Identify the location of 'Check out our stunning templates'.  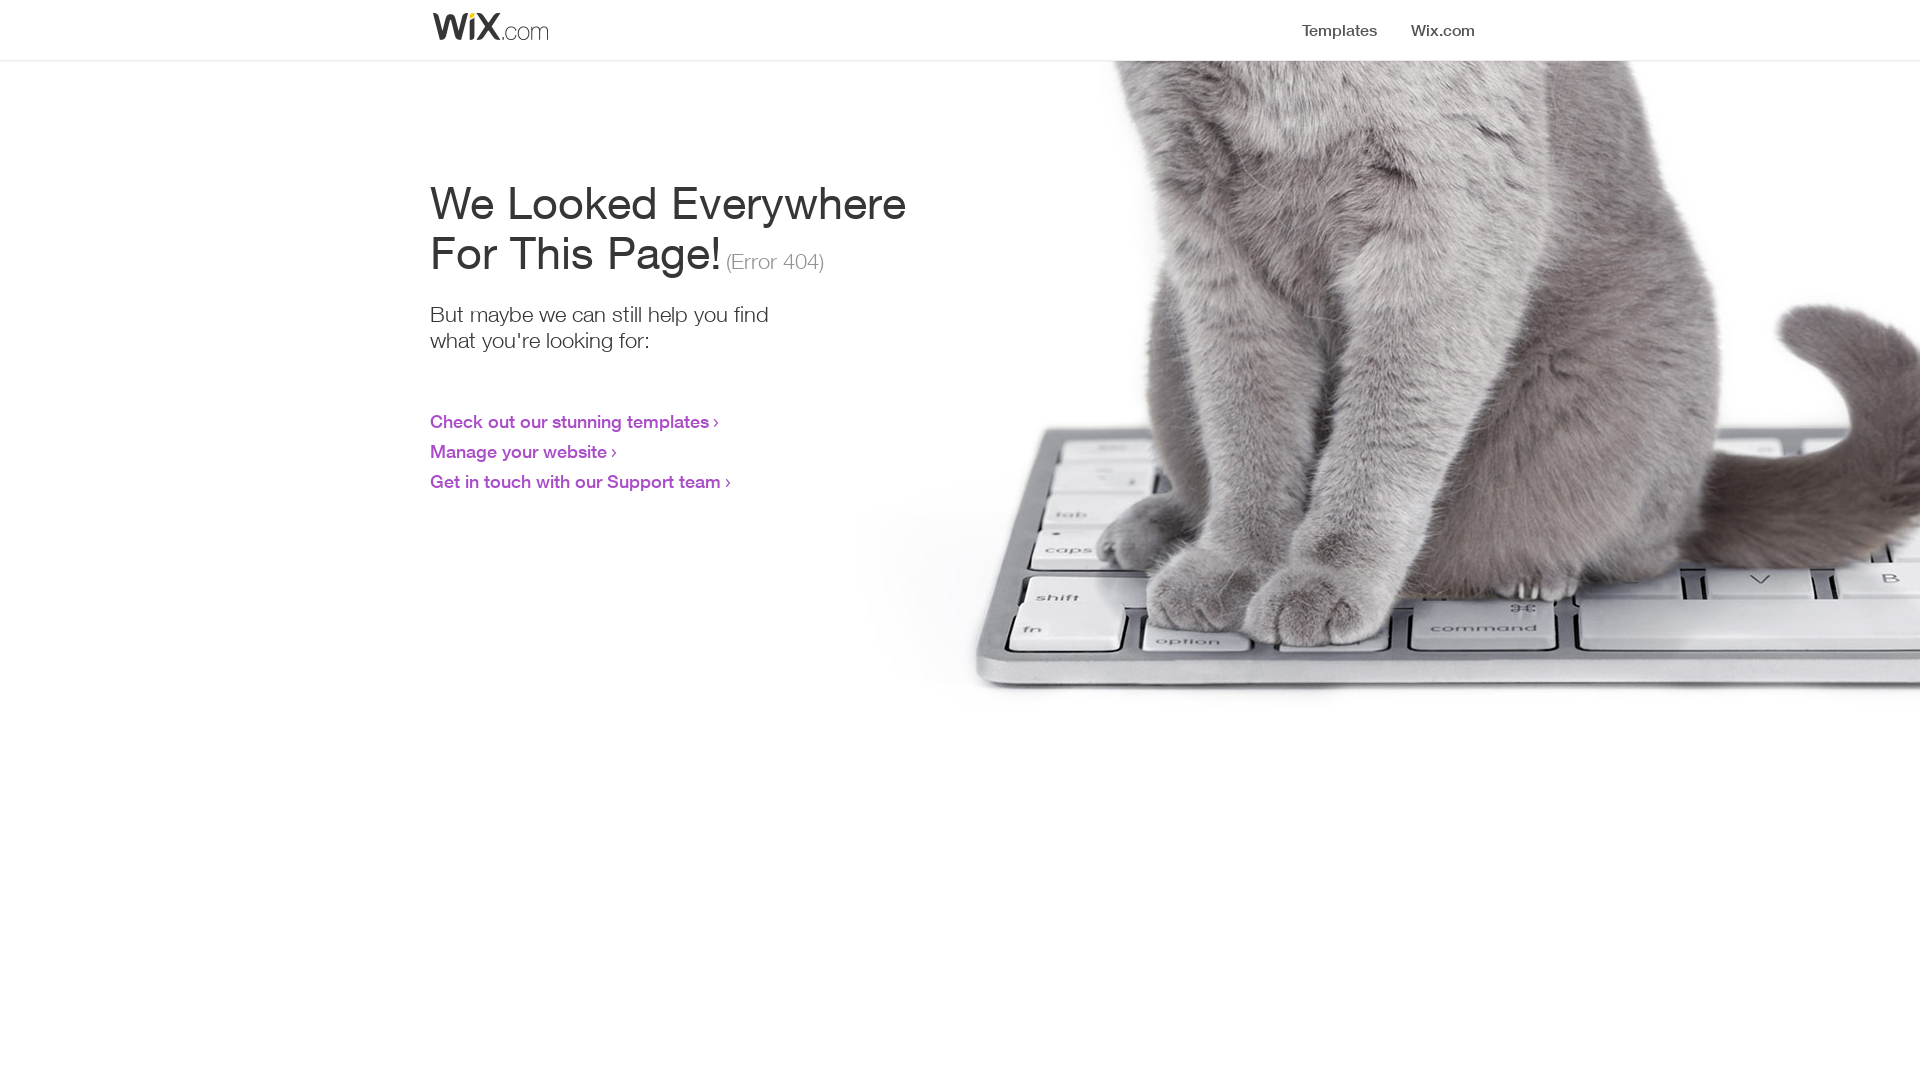
(568, 419).